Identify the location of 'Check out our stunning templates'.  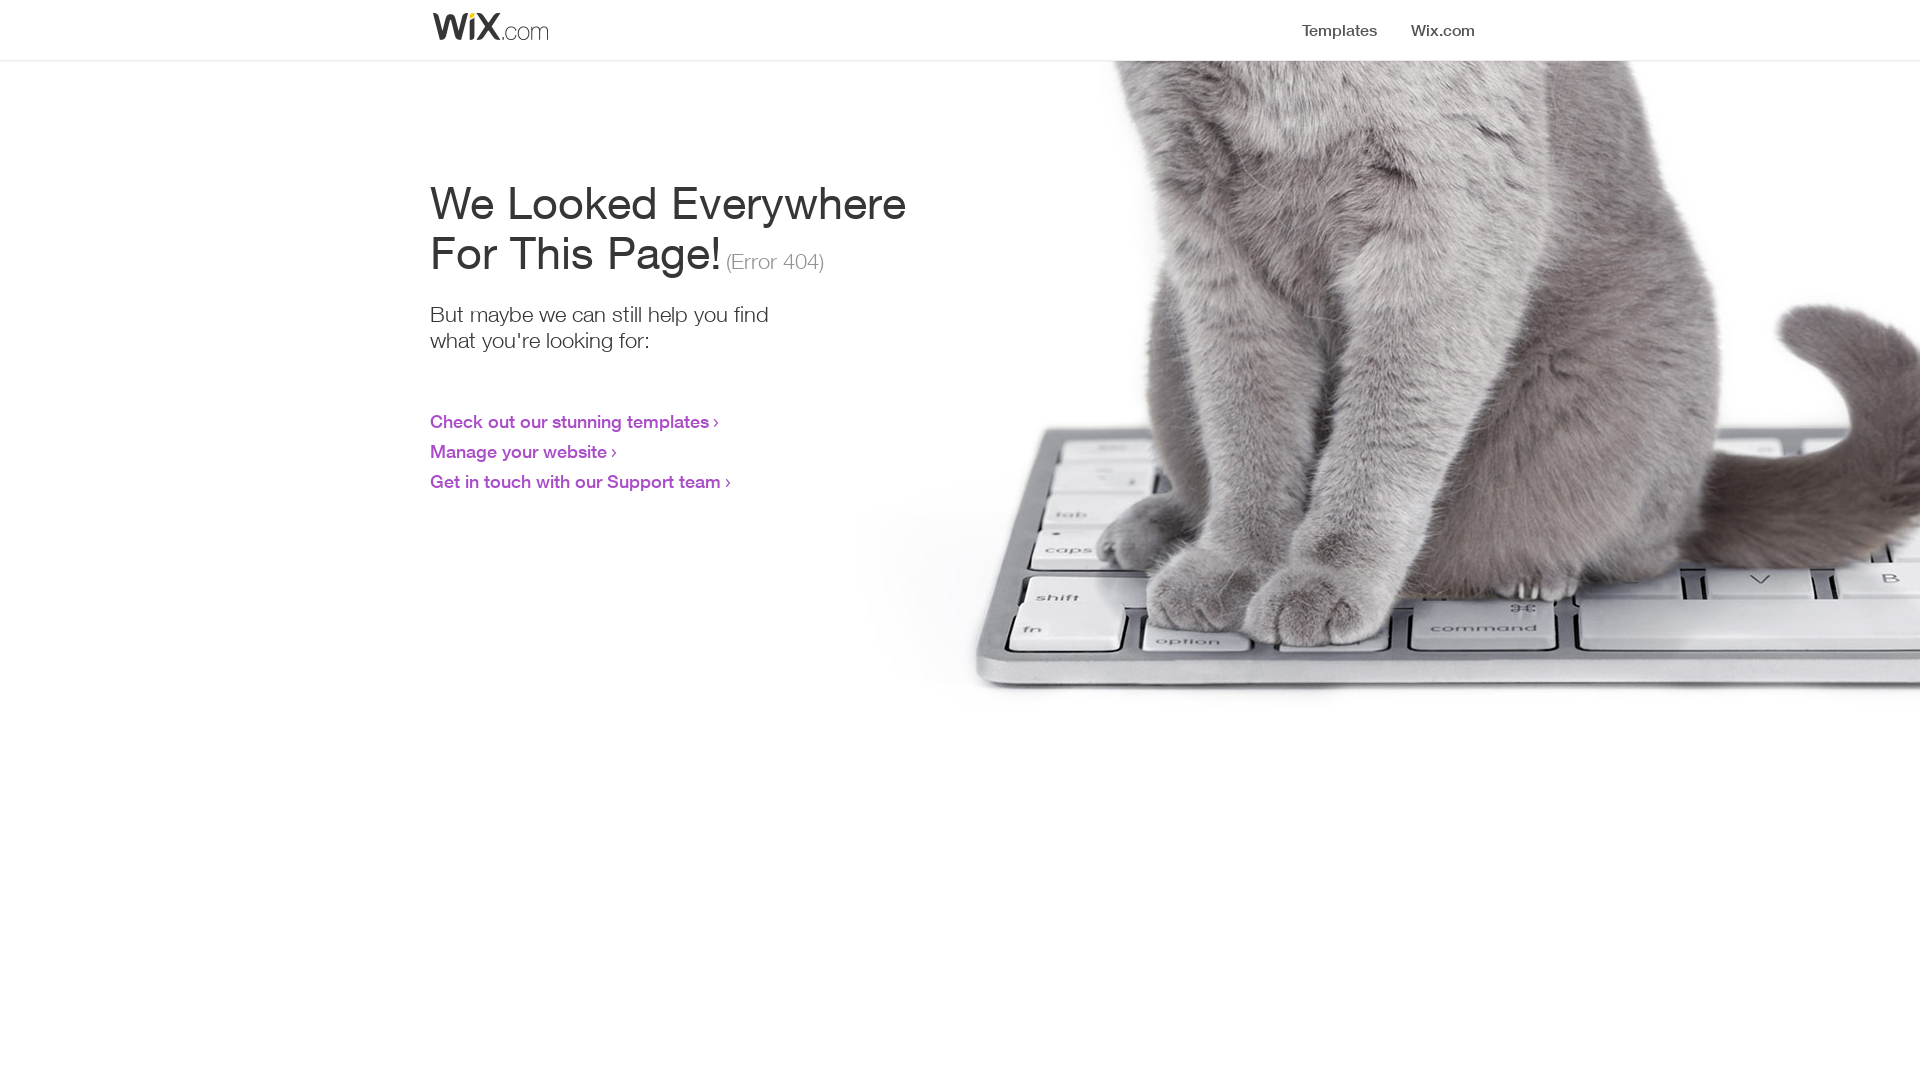
(568, 419).